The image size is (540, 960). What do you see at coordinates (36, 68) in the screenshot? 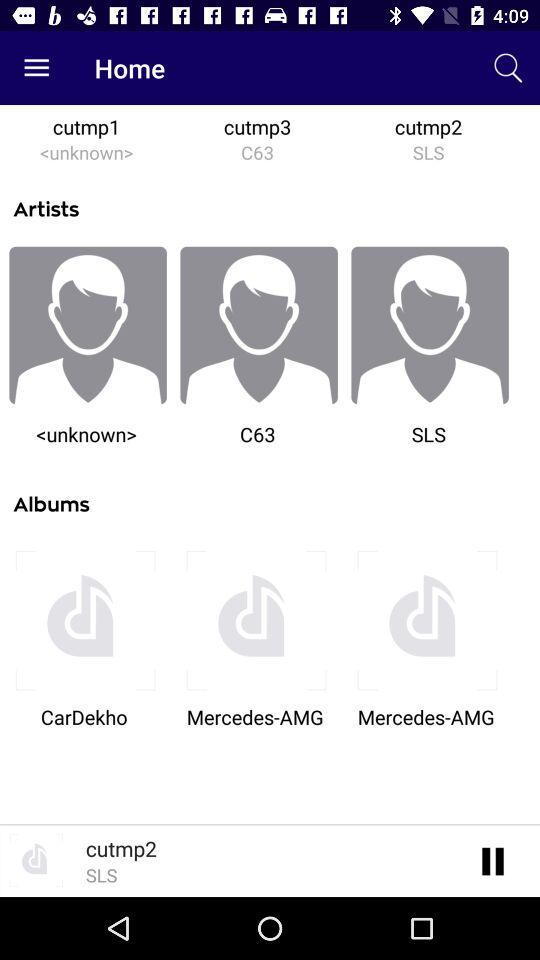
I see `icon next to the home` at bounding box center [36, 68].